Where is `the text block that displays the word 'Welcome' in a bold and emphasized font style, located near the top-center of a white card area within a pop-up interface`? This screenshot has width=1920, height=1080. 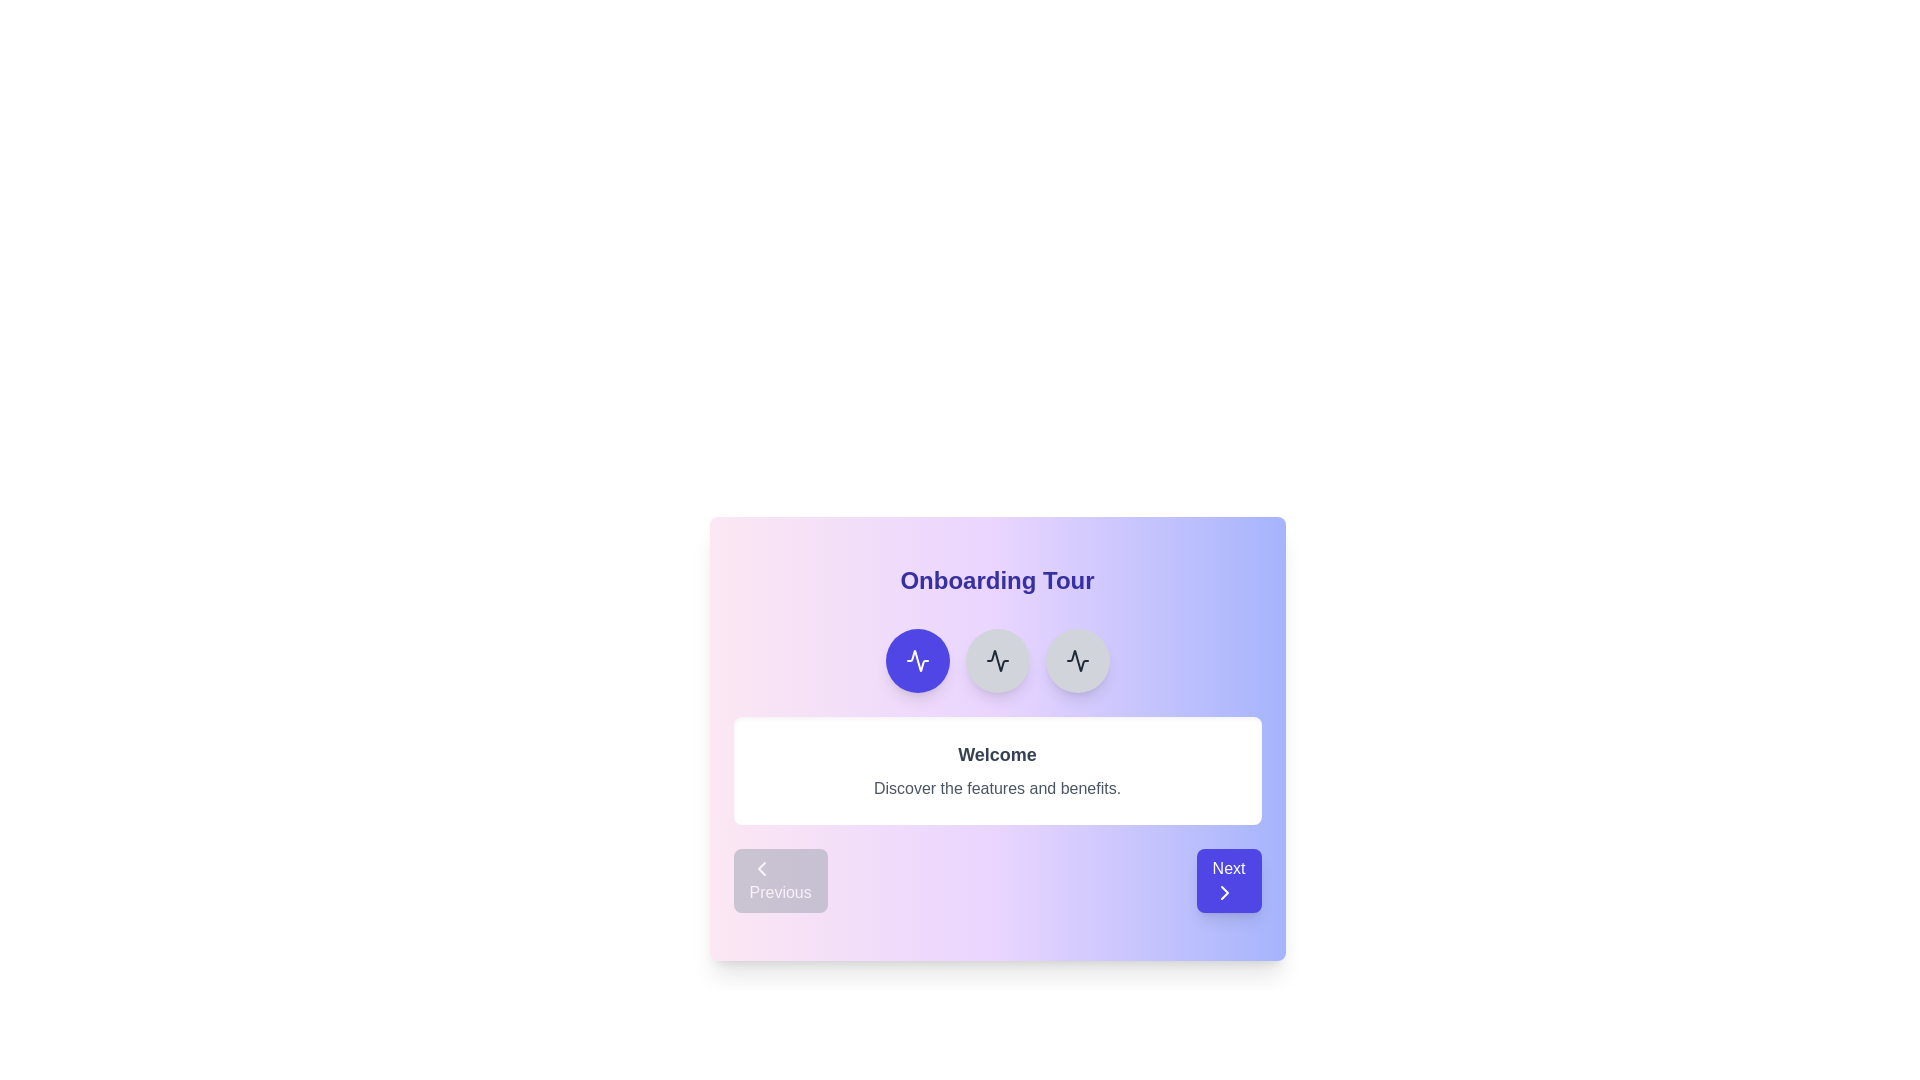
the text block that displays the word 'Welcome' in a bold and emphasized font style, located near the top-center of a white card area within a pop-up interface is located at coordinates (997, 755).